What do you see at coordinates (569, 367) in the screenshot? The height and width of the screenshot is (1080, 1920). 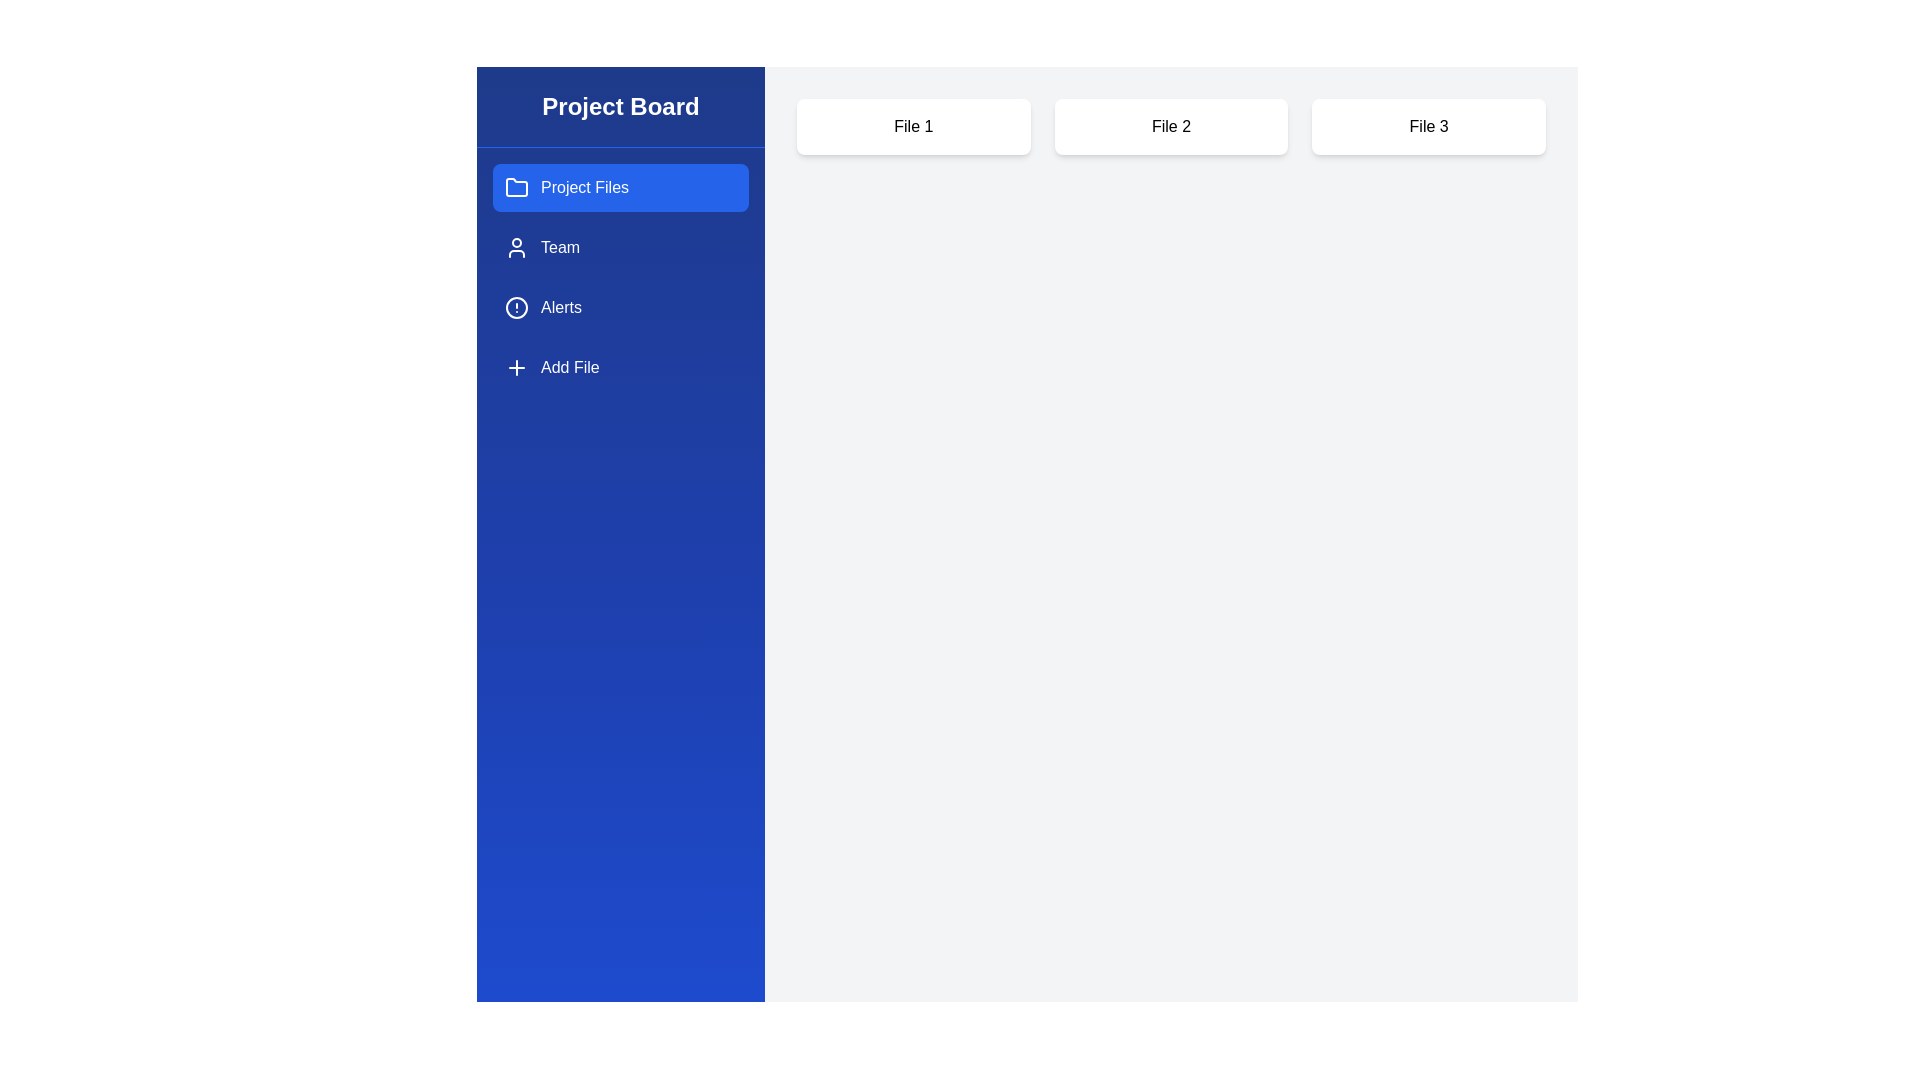 I see `the fourth item in the left sidebar menu labeled as 'Add New File'` at bounding box center [569, 367].